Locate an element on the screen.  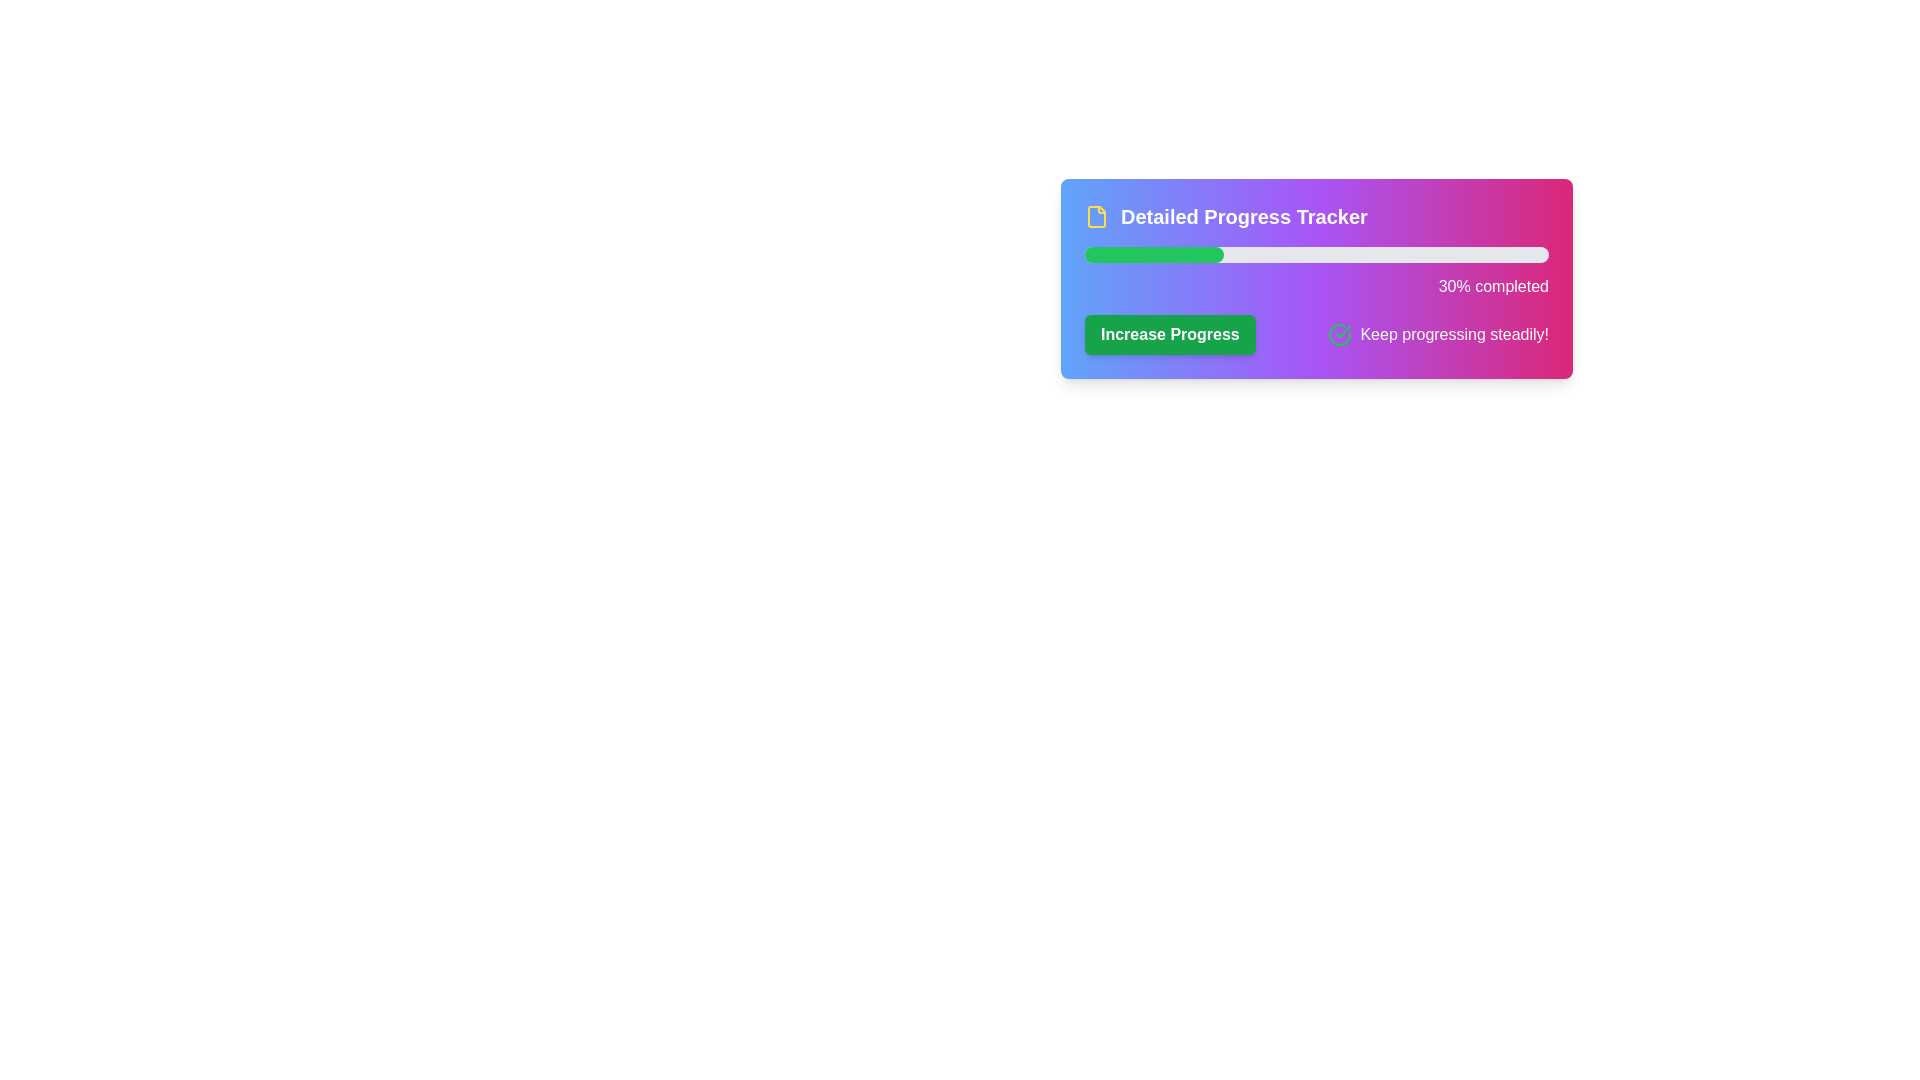
the Progress indicator which visually indicates 30% completion, located within the progress bar of the progress tracker interface is located at coordinates (1154, 253).